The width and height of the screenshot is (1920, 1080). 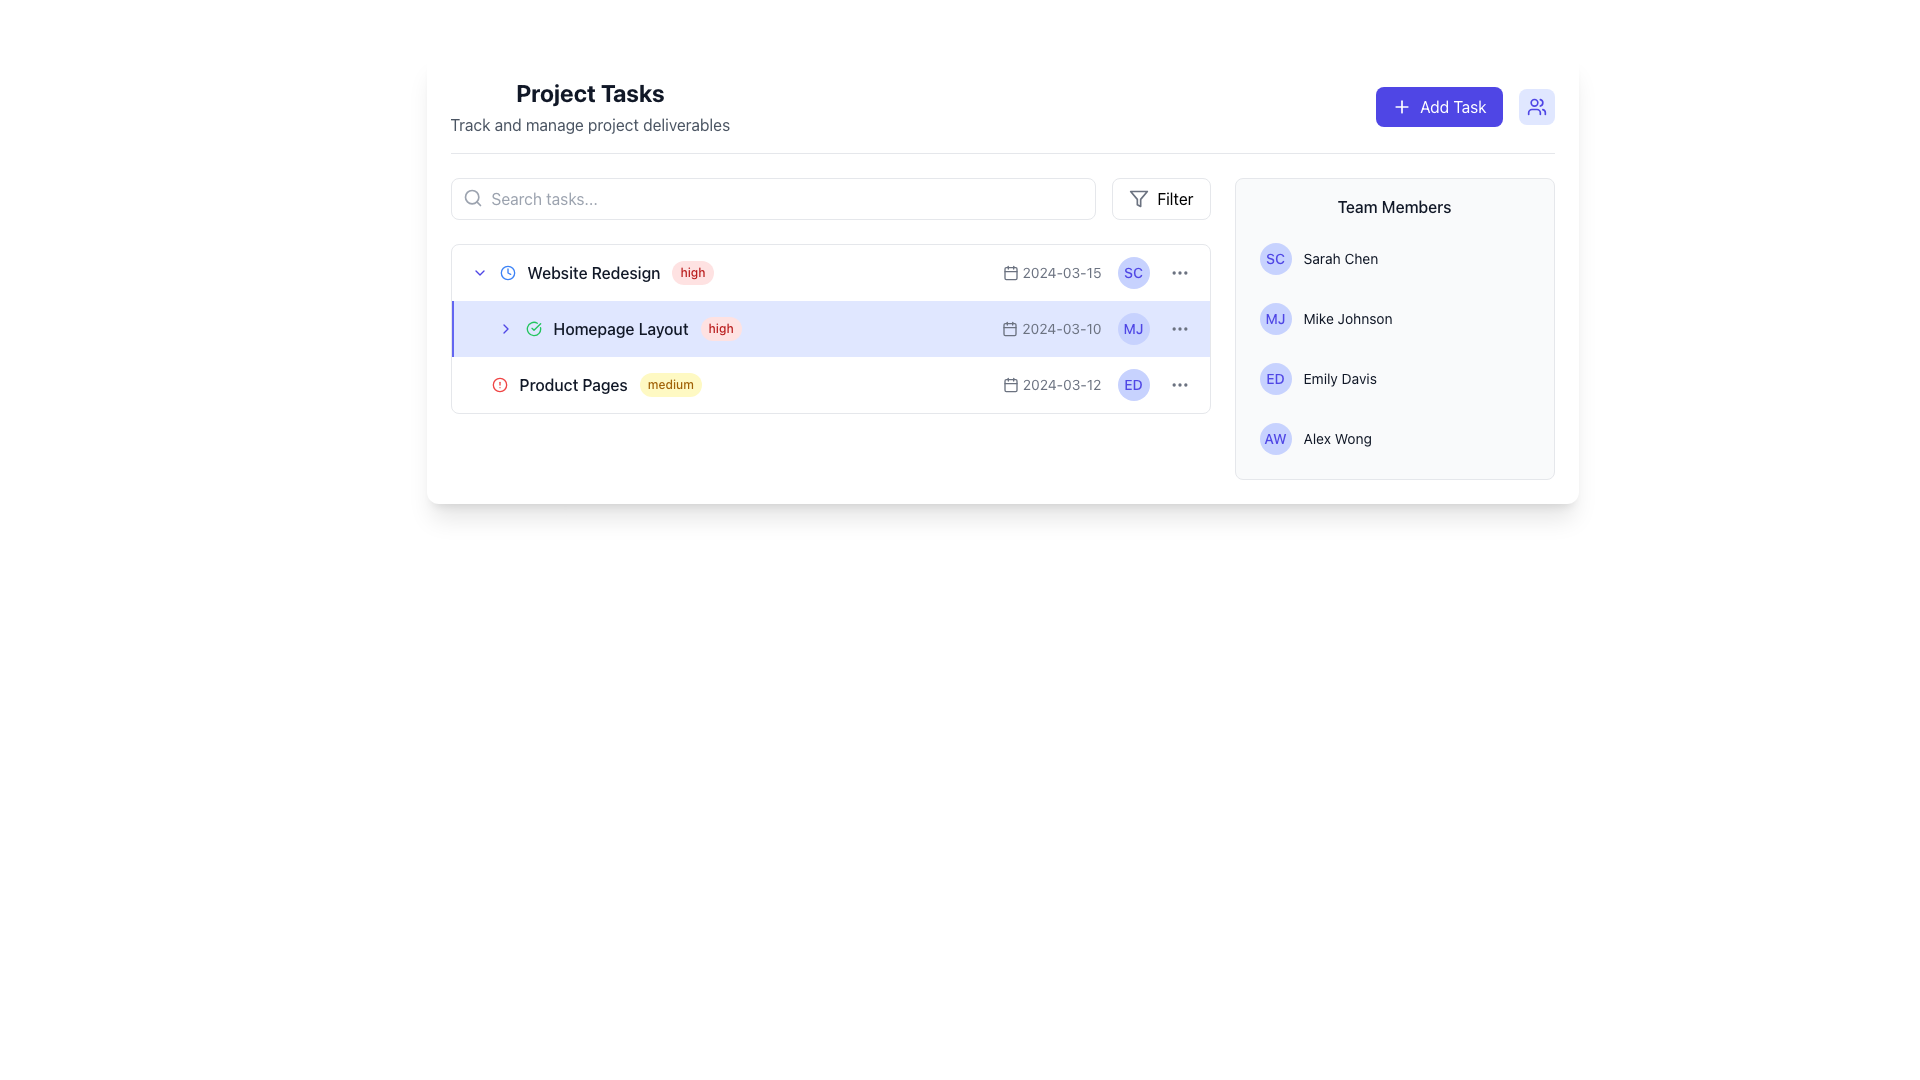 I want to click on the timestamp icon located in the task row labeled 'Website Redesign', positioned to the left of the text 'high', so click(x=507, y=273).